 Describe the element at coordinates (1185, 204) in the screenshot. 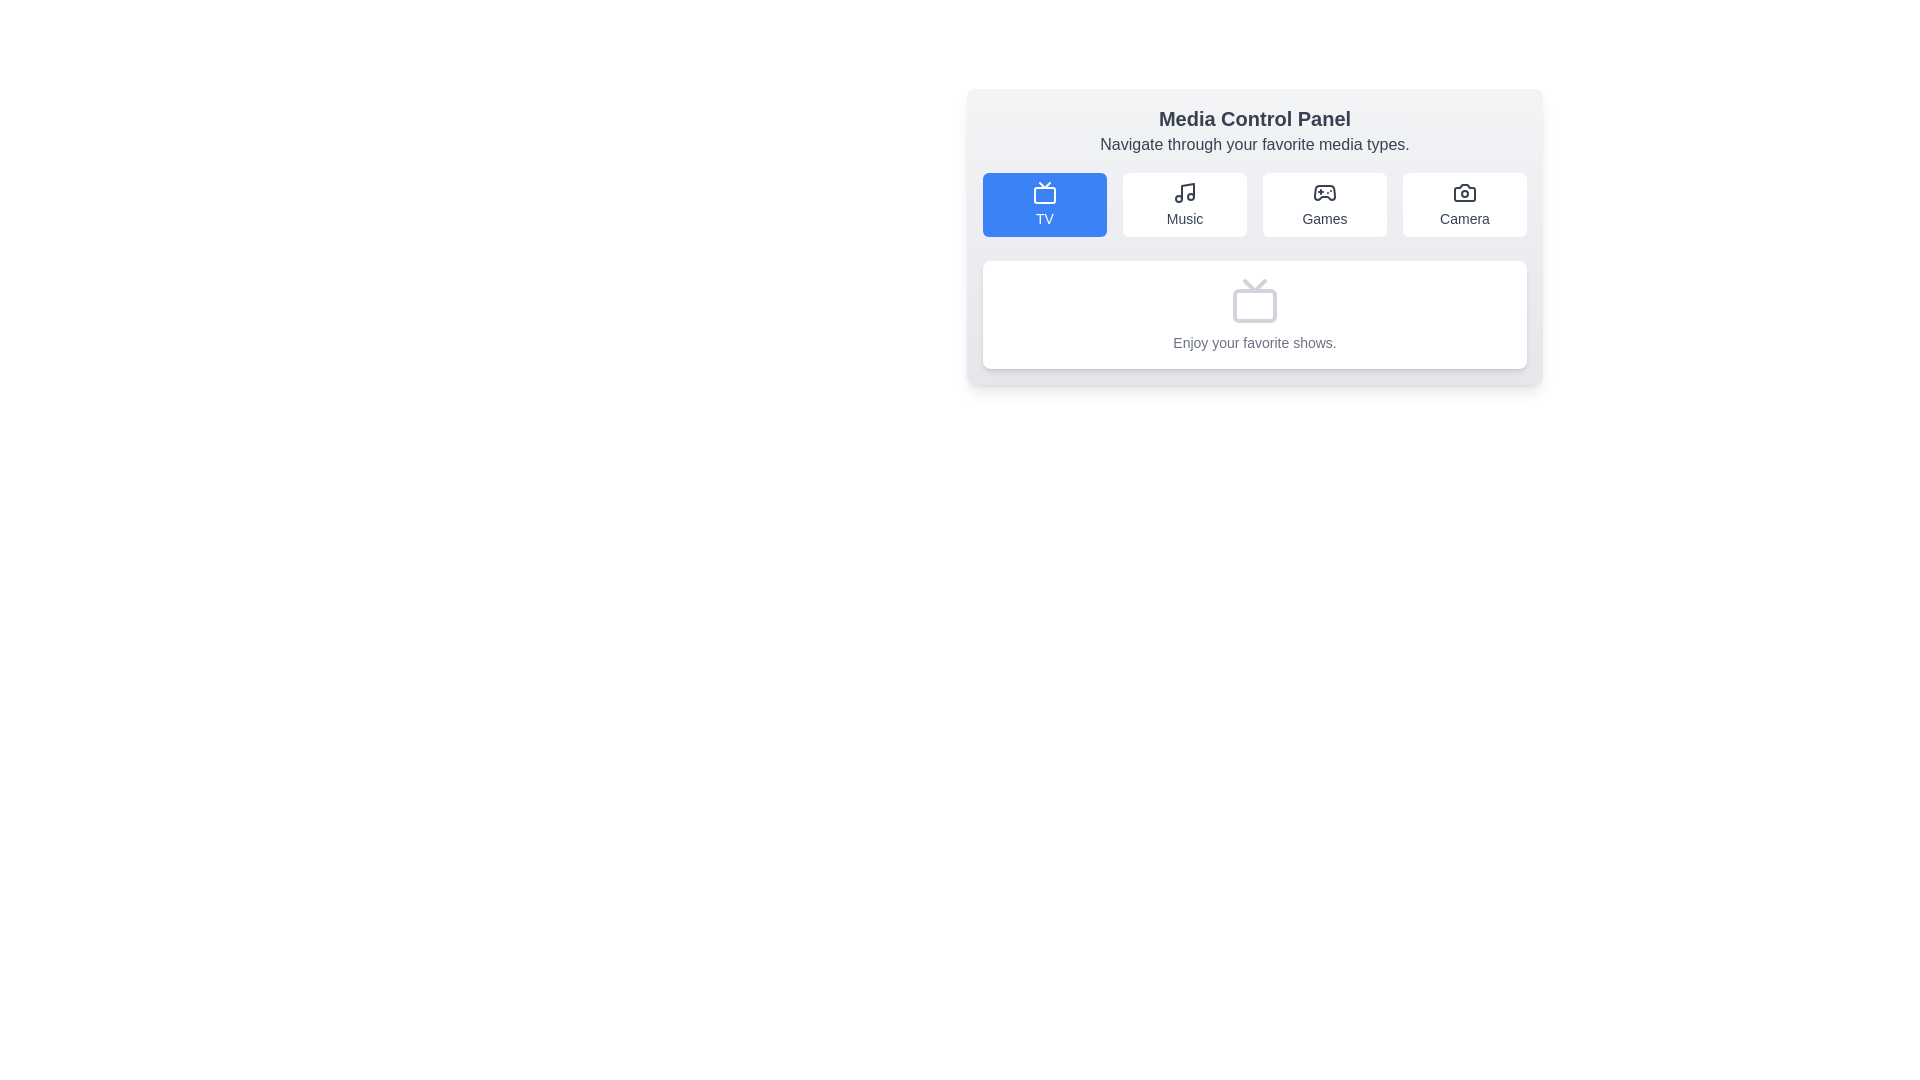

I see `the 'Music' button, which is a rectangular button with rounded corners, white background, and gray text displaying a musical note symbol above the text 'Music'` at that location.